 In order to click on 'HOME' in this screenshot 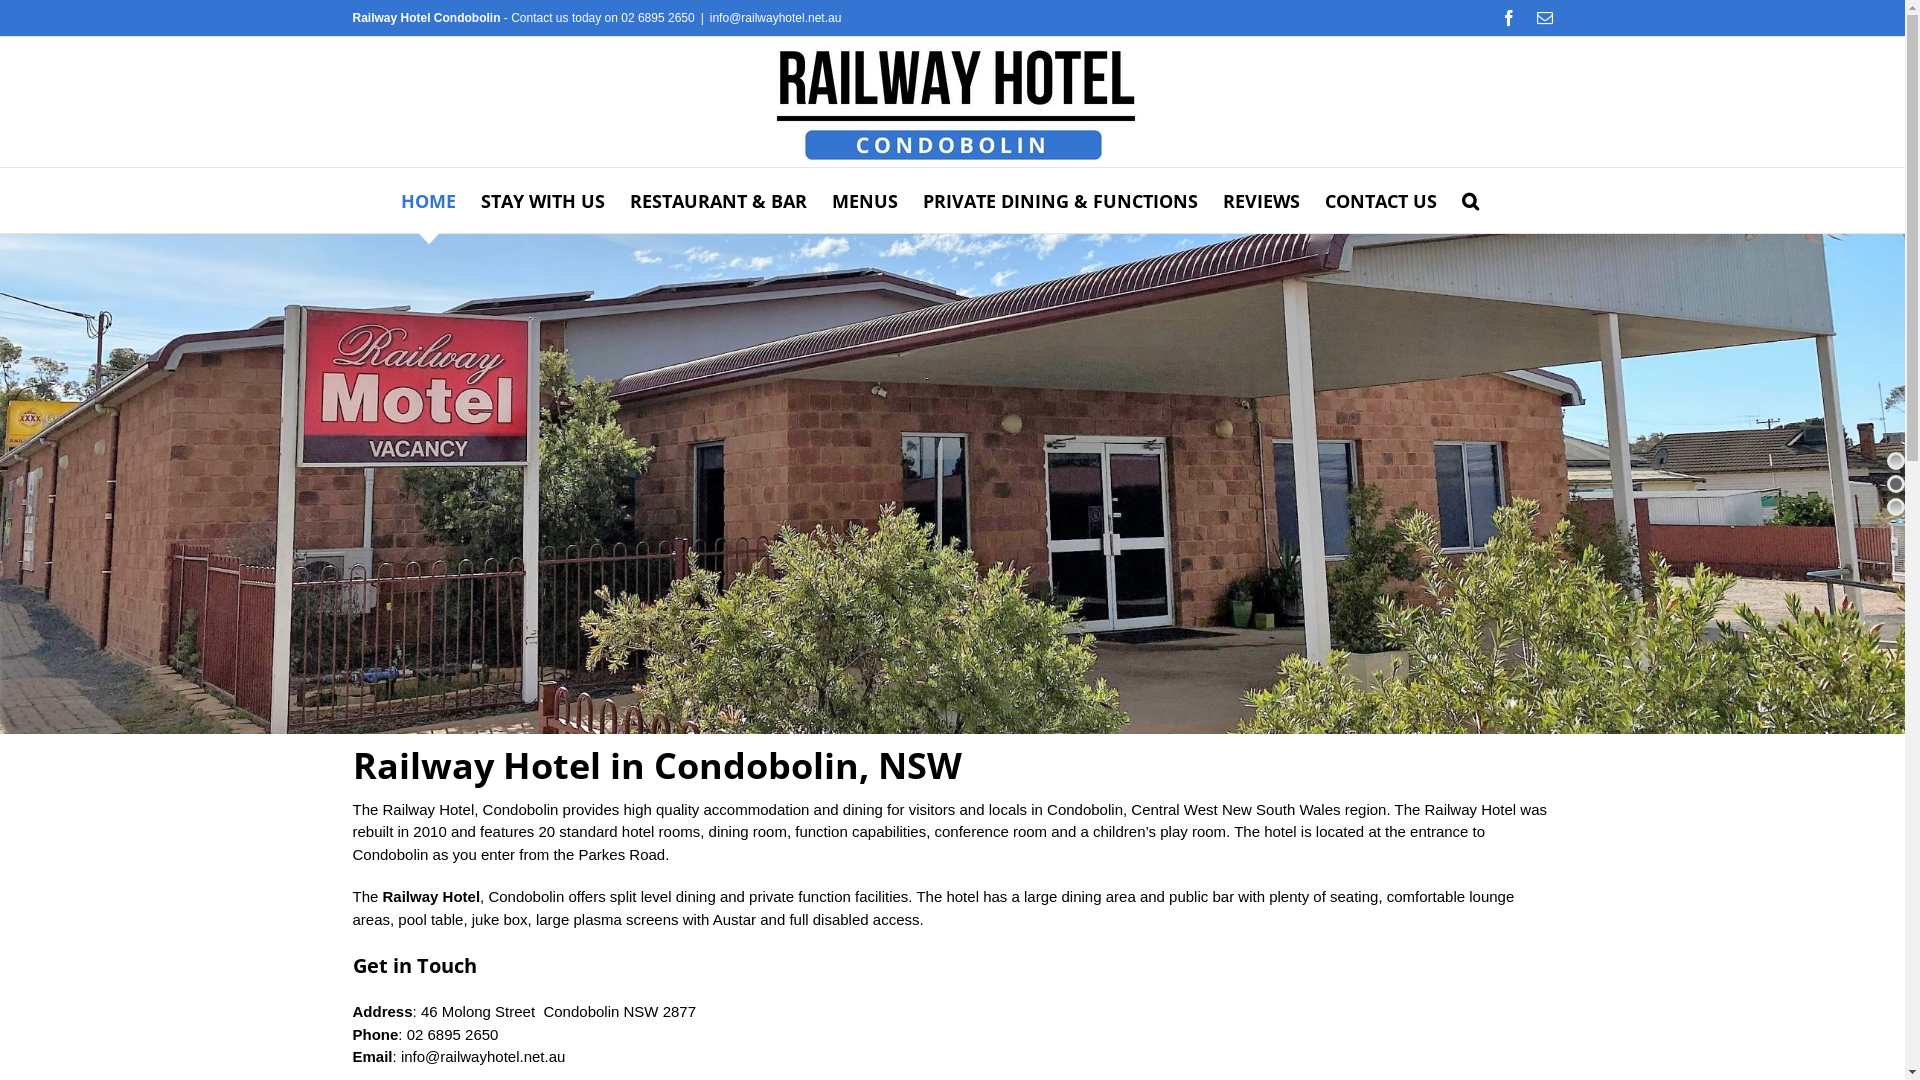, I will do `click(427, 200)`.